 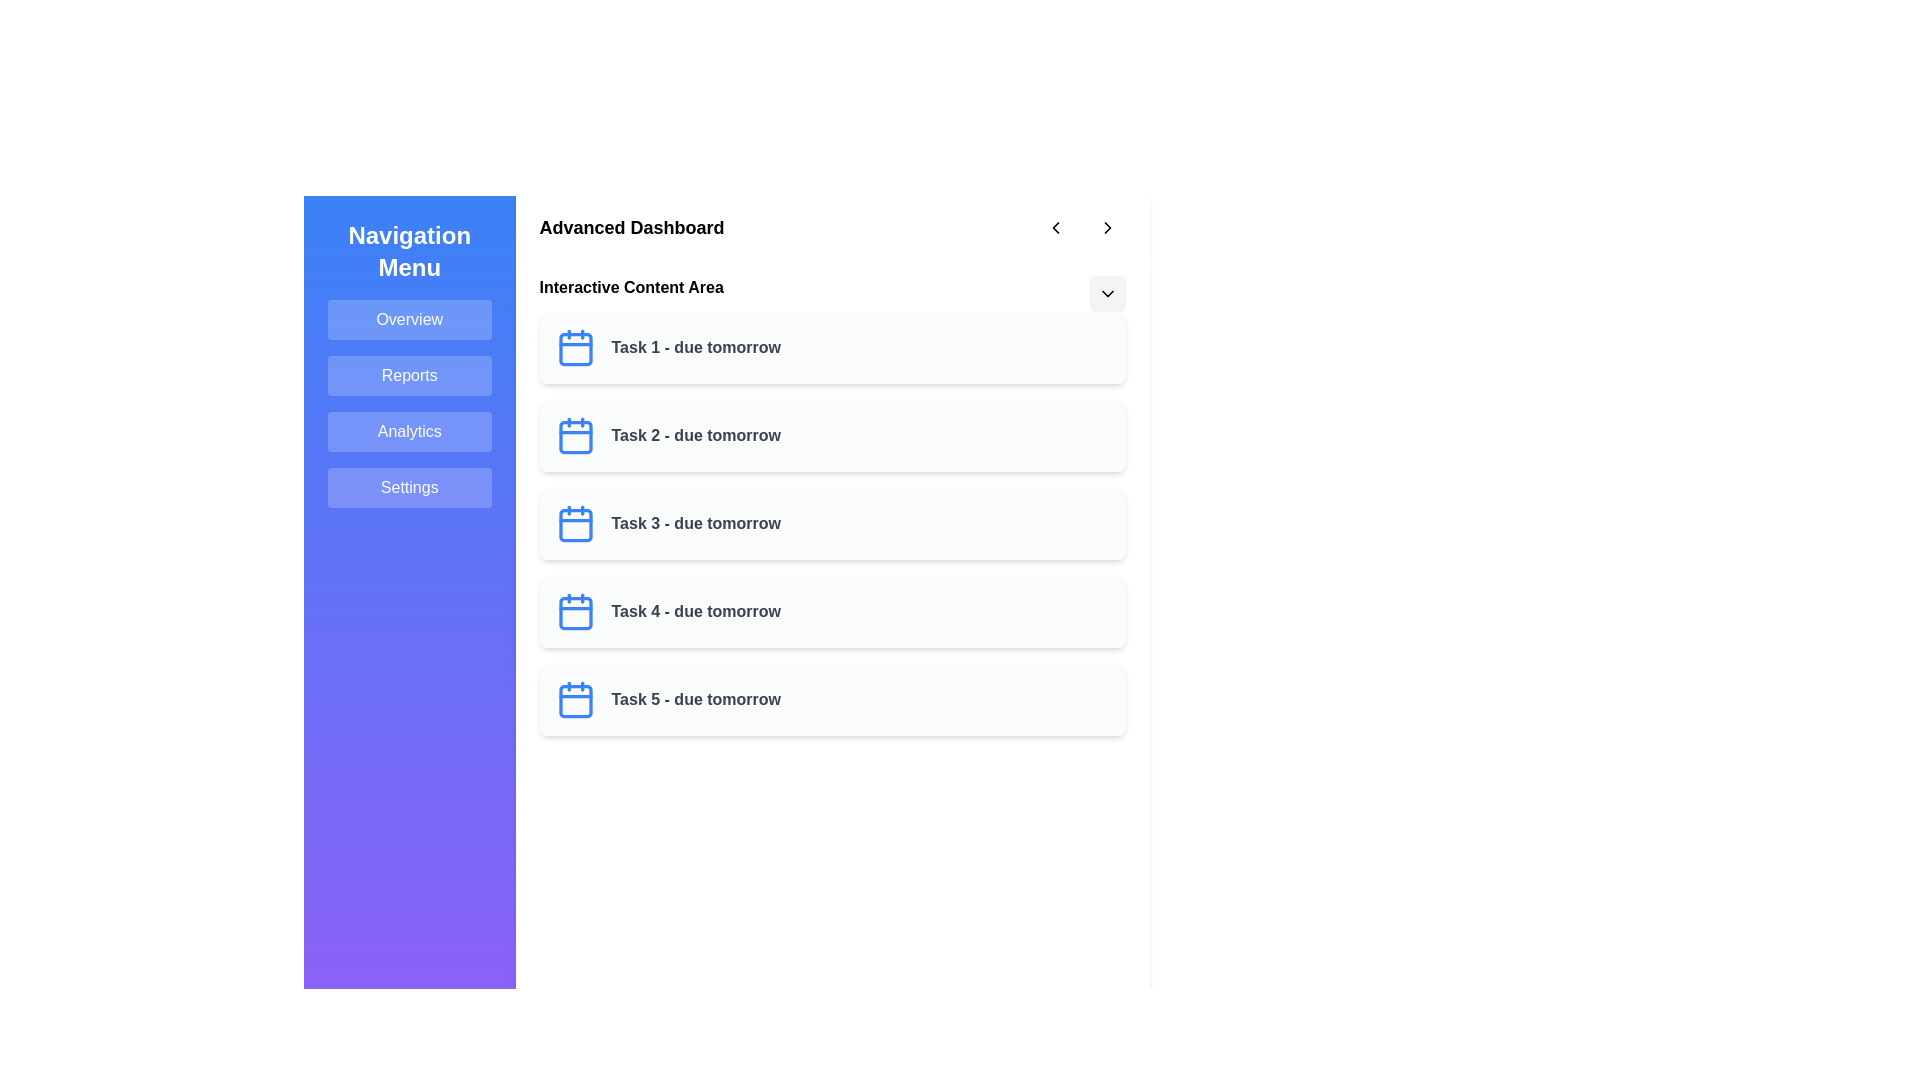 I want to click on task information displayed on the fifth Informational card indicating 'Task 5' and its due date 'due tomorrow' located in the Interactive Content Area, so click(x=832, y=698).